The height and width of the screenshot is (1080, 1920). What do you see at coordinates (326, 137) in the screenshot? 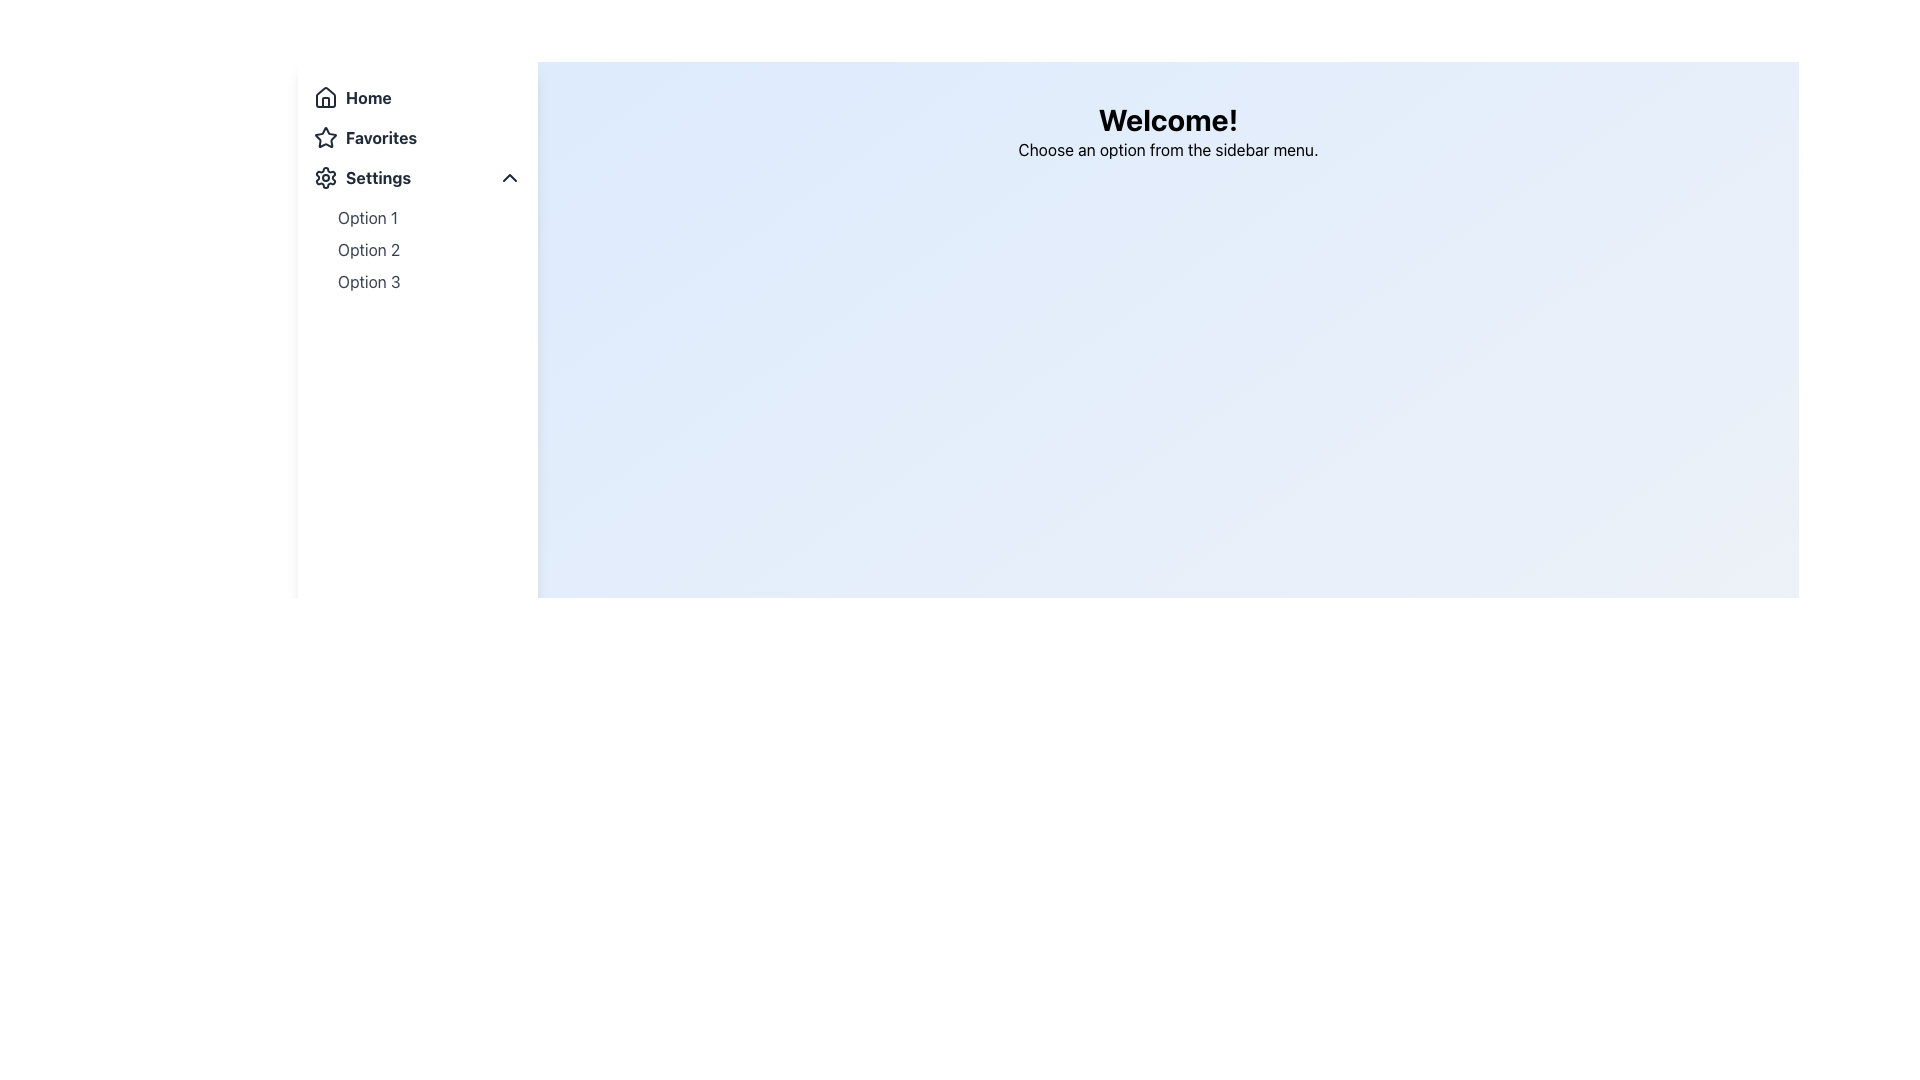
I see `the star icon with a dark outline located to the left of the 'Favorites' text in the vertical sidebar menu` at bounding box center [326, 137].